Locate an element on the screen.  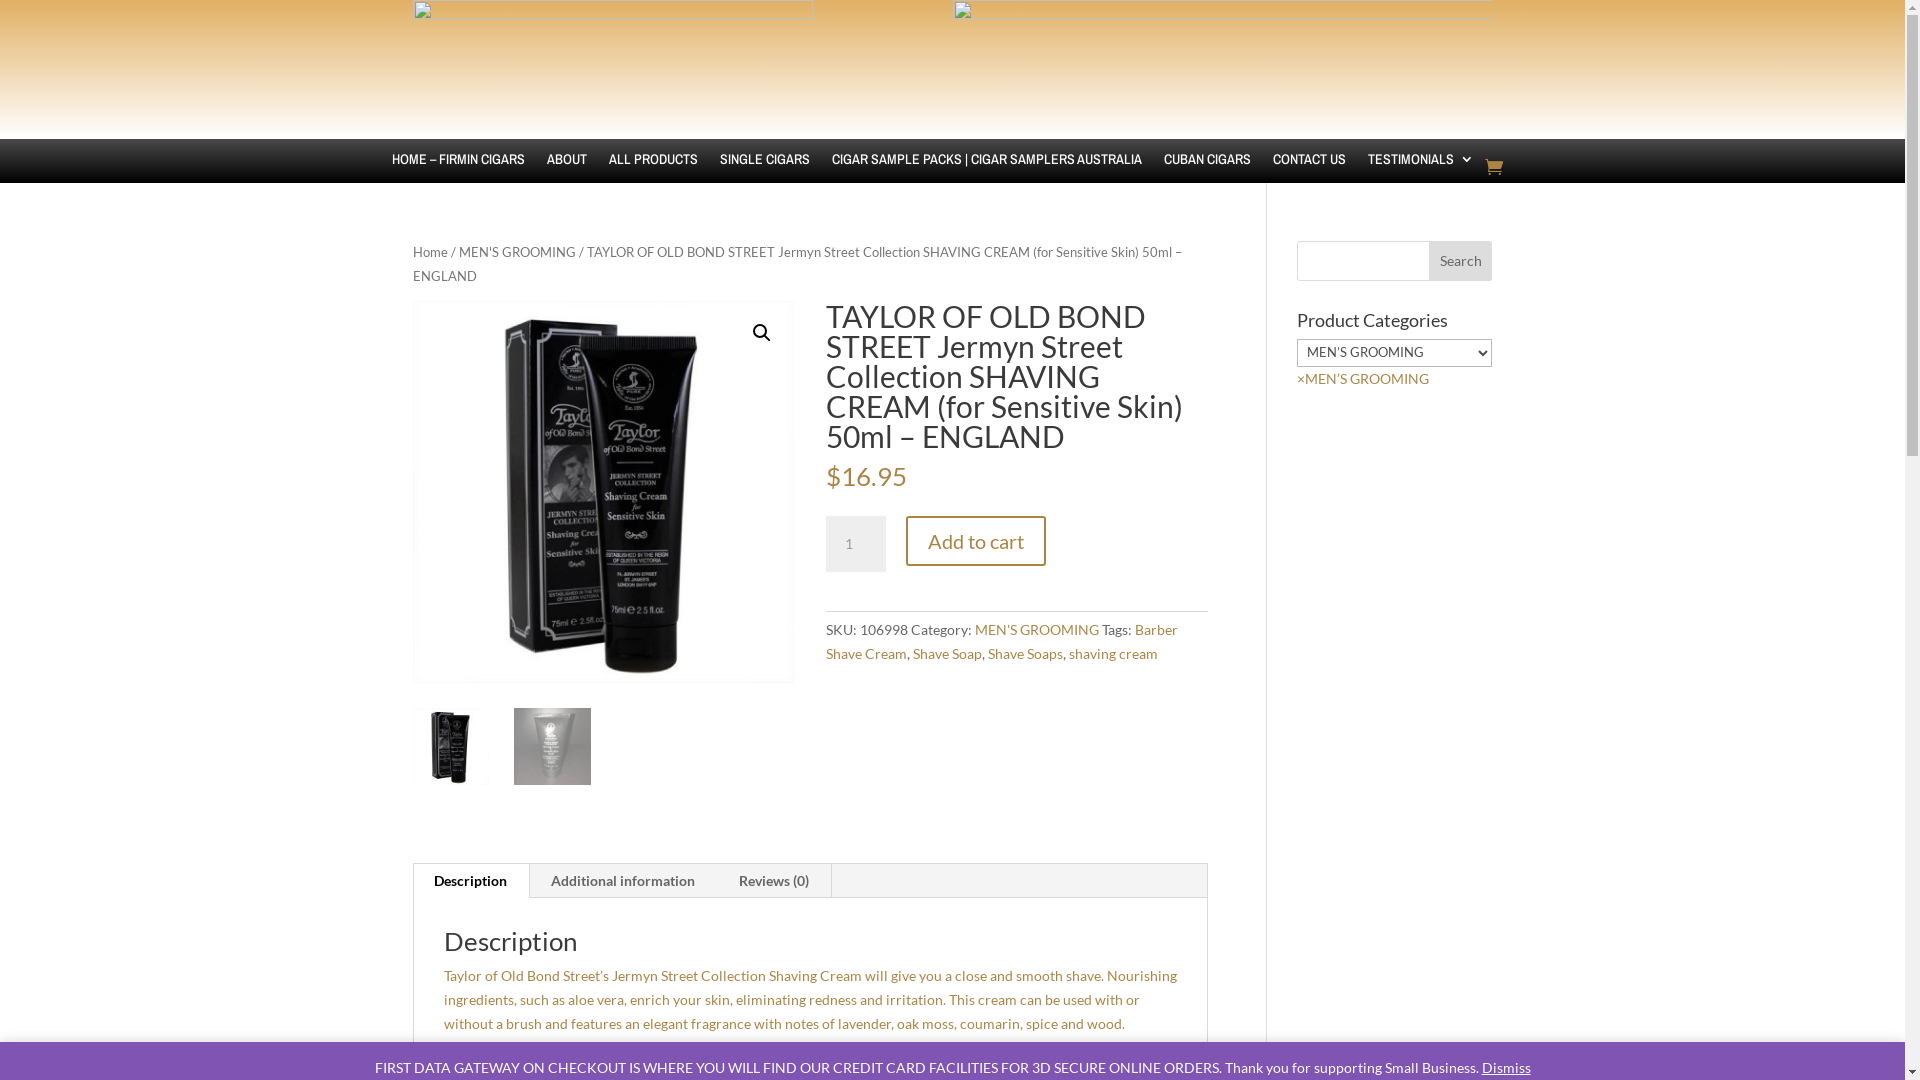
'ALL PRODUCTS' is located at coordinates (652, 172).